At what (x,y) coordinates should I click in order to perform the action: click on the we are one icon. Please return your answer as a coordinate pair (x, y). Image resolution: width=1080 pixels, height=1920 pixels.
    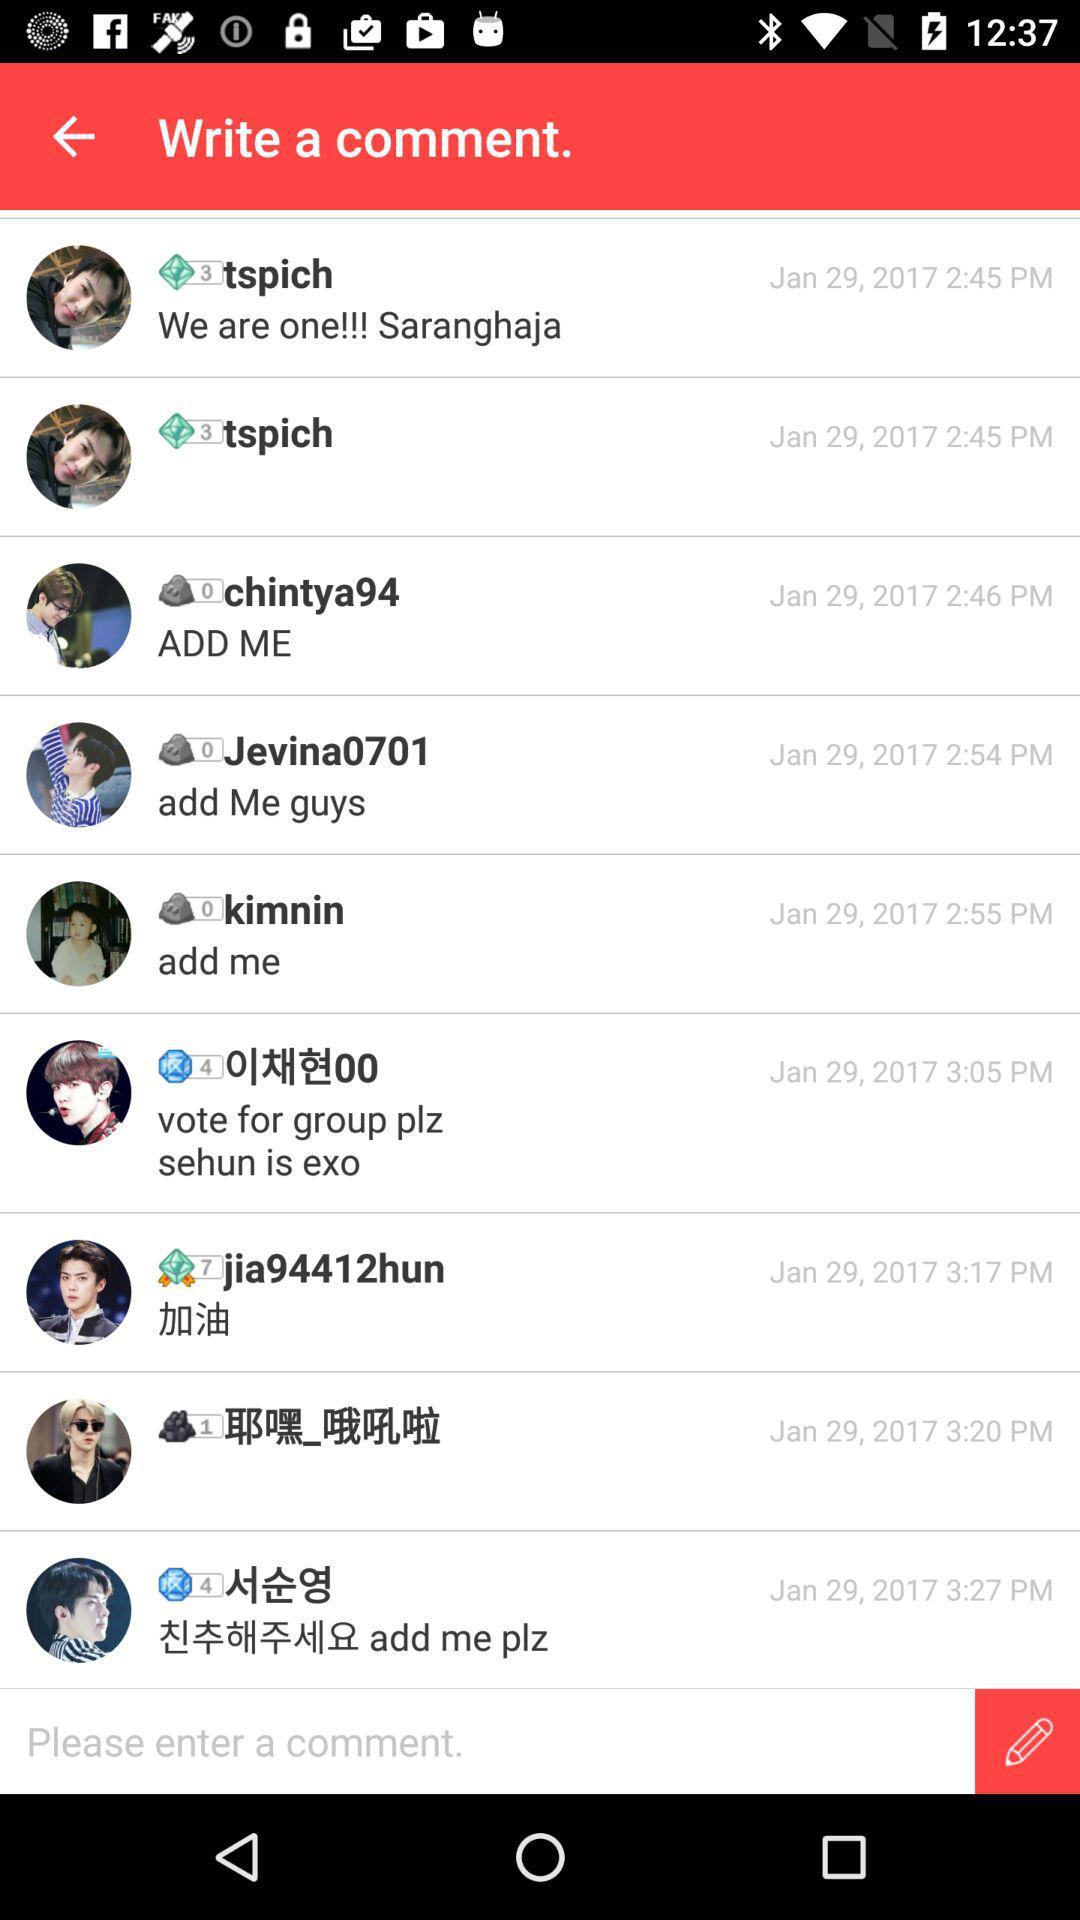
    Looking at the image, I should click on (364, 324).